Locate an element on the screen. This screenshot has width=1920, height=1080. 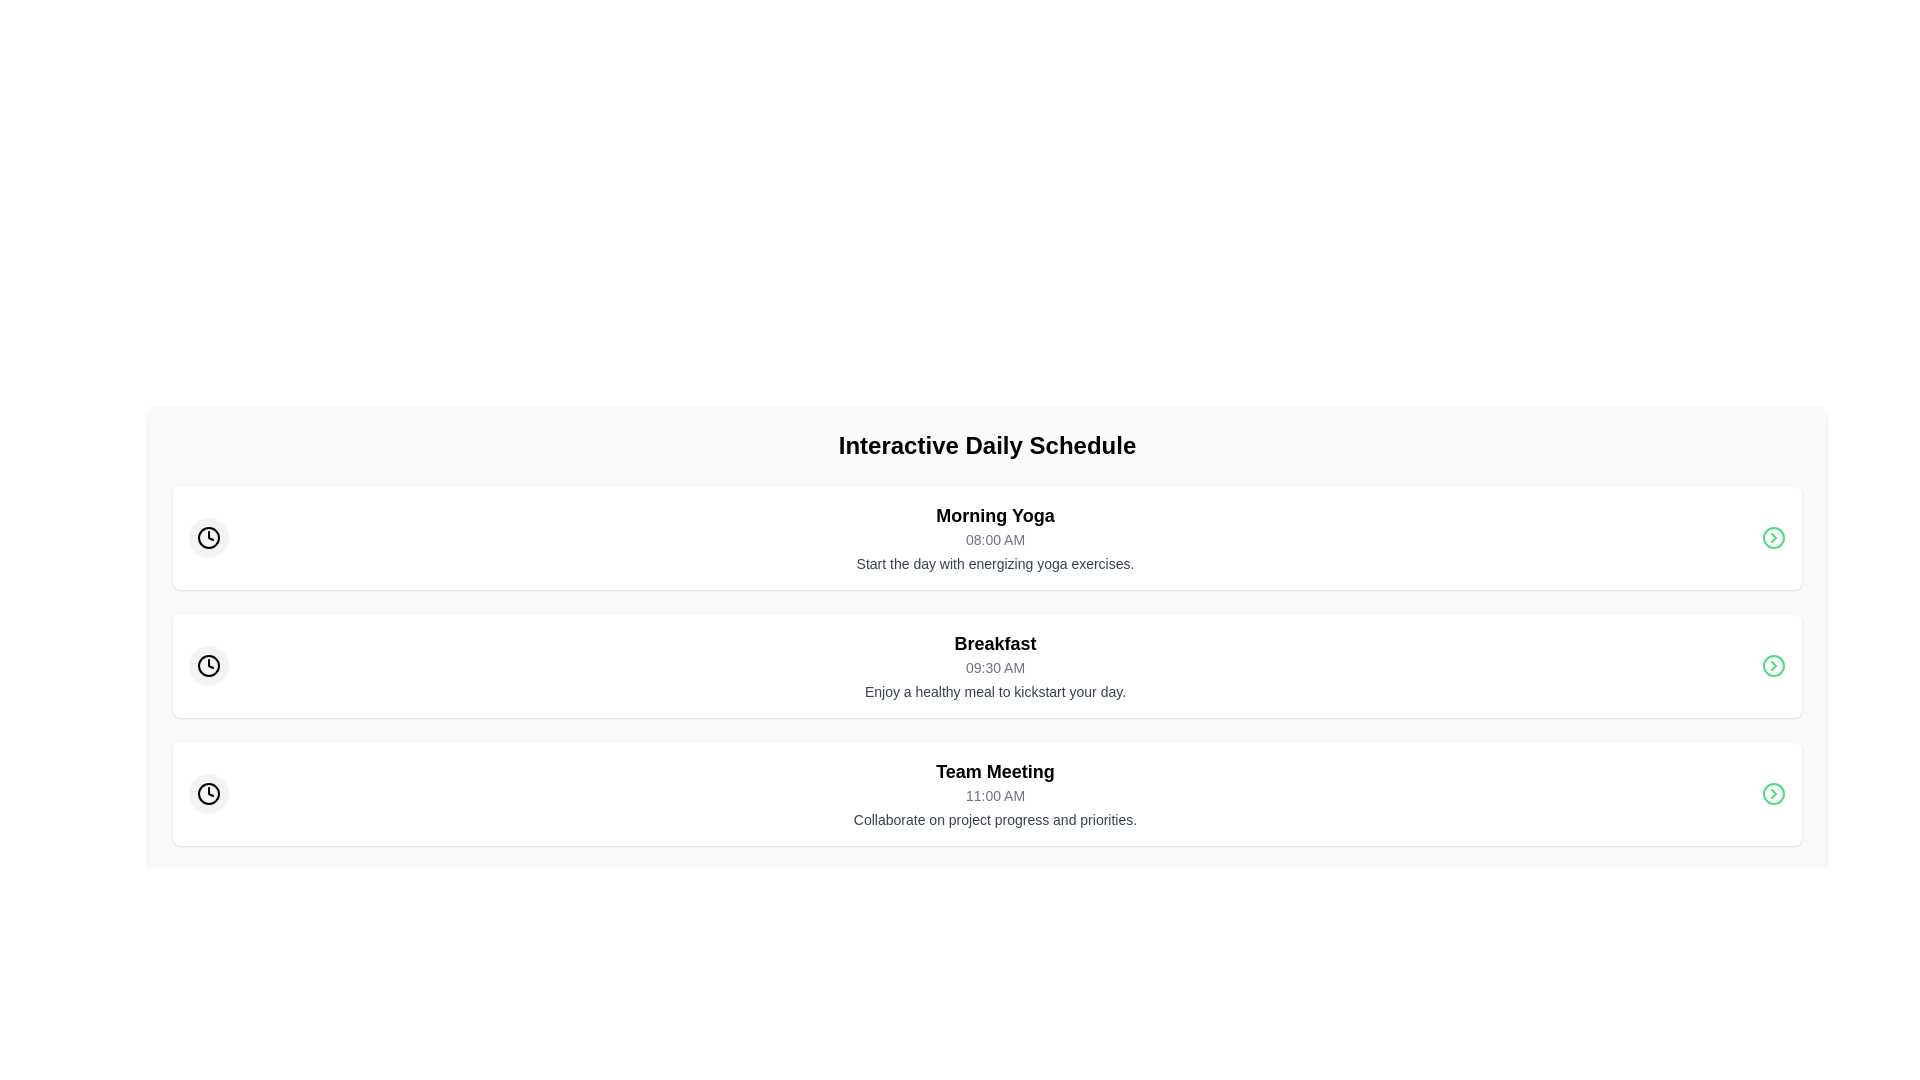
the clock icon, which is styled with a circular outline and shows an hour hand pointing to 12 and a minute hand pointing to 3, located next to the 'Morning Yoga' text is located at coordinates (209, 536).